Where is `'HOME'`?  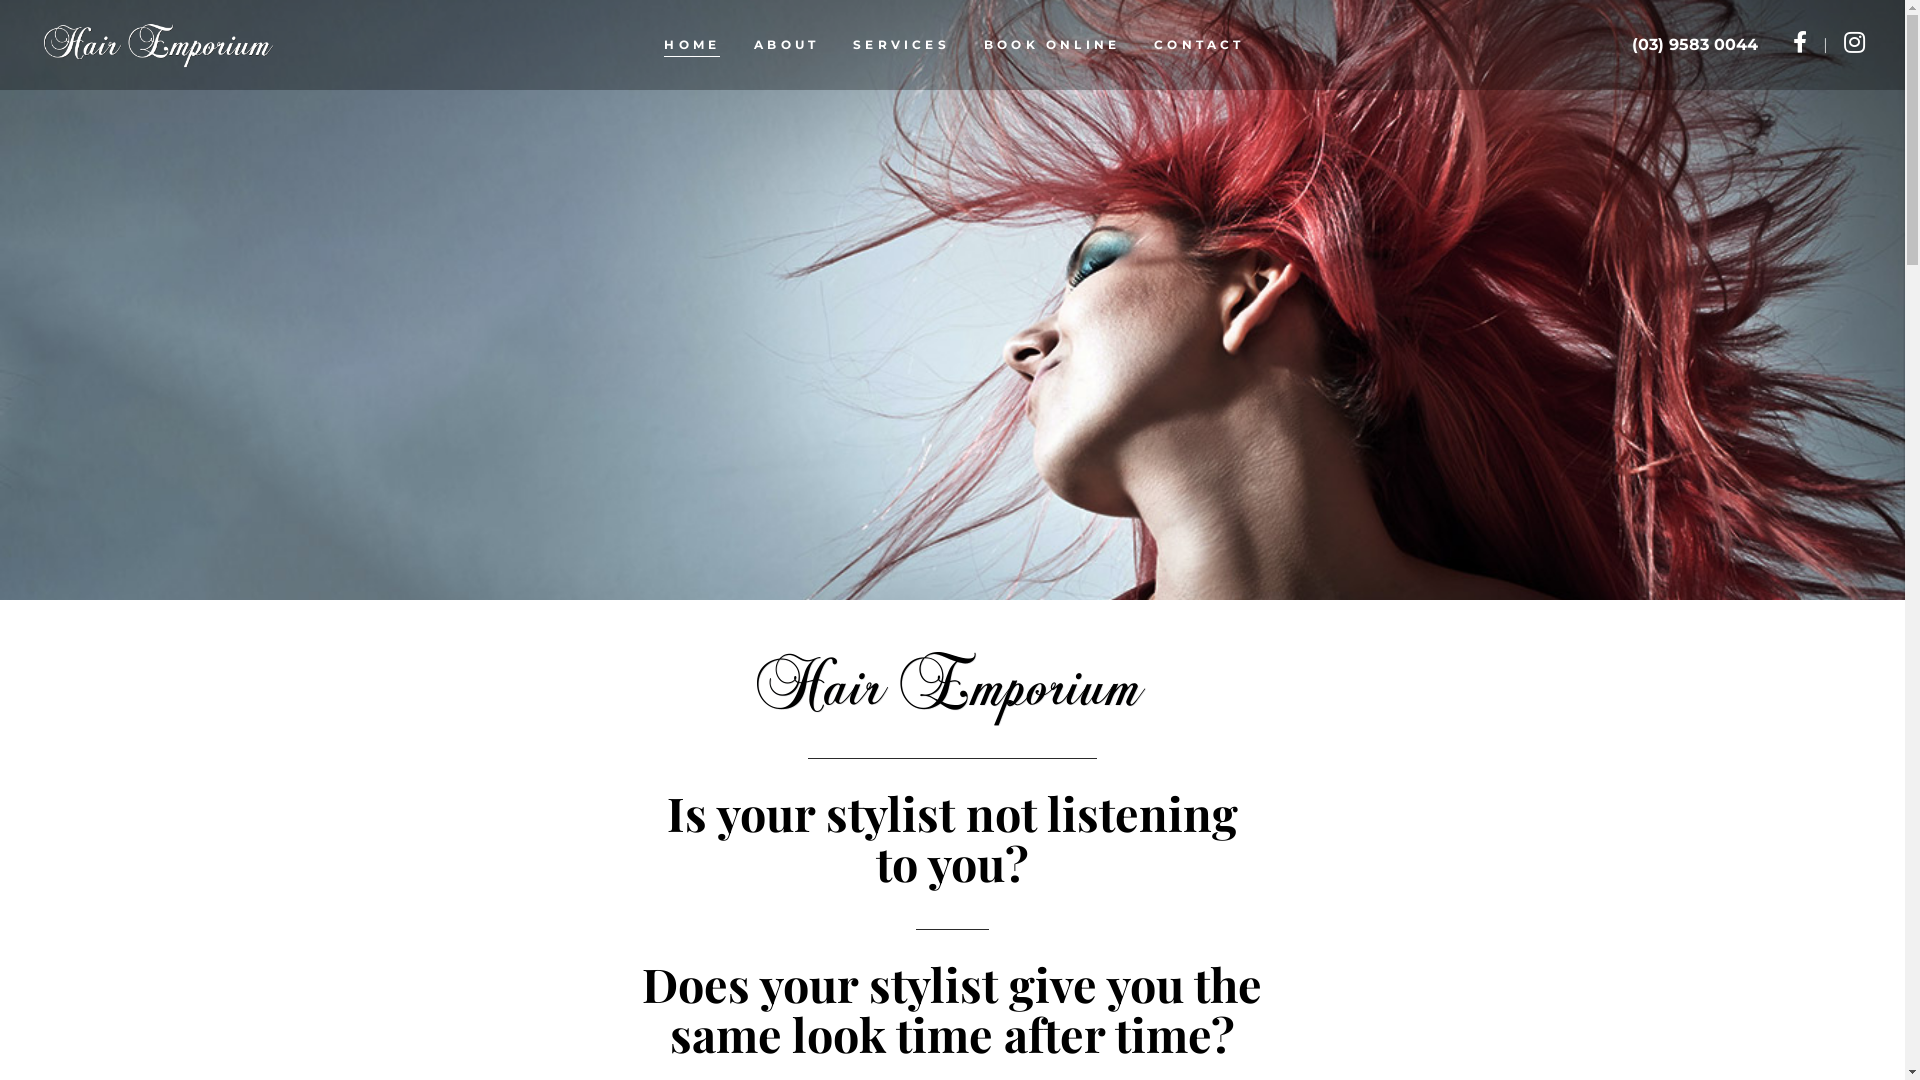 'HOME' is located at coordinates (691, 45).